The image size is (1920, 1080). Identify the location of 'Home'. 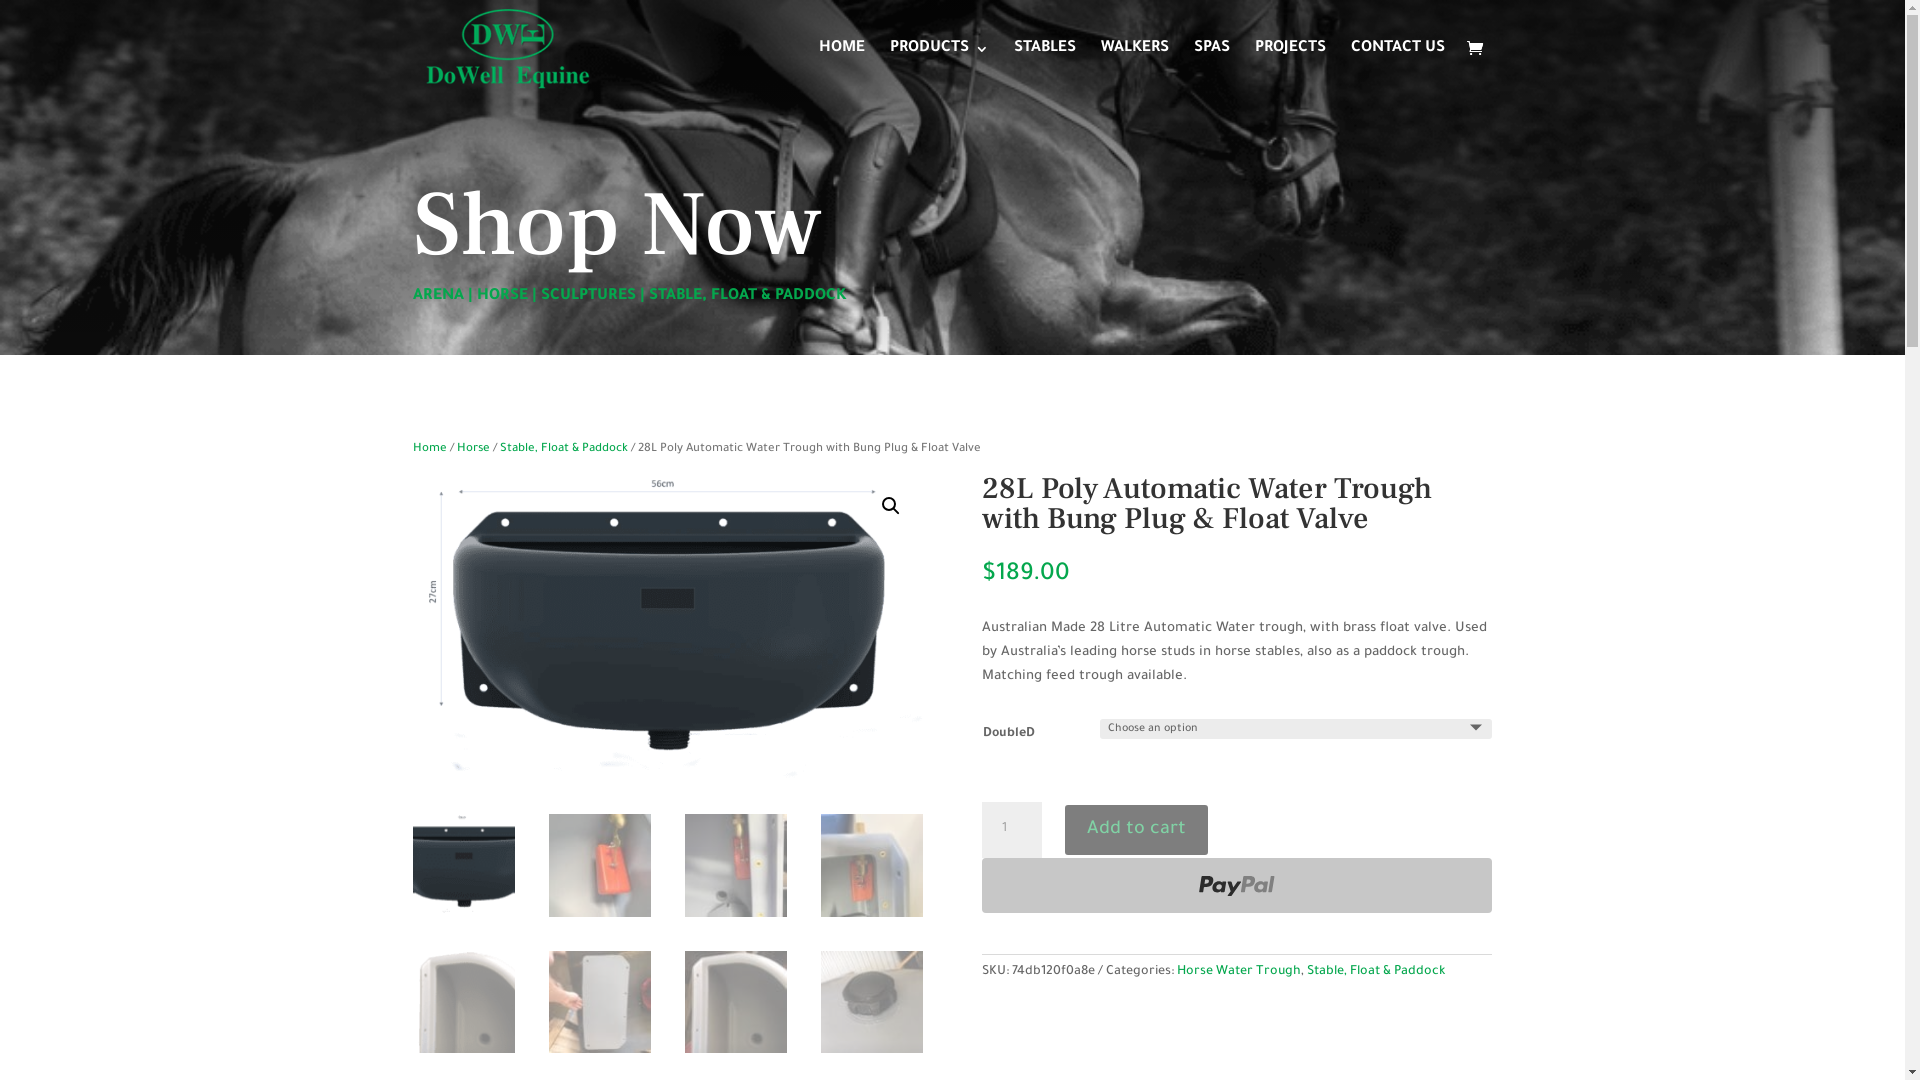
(427, 448).